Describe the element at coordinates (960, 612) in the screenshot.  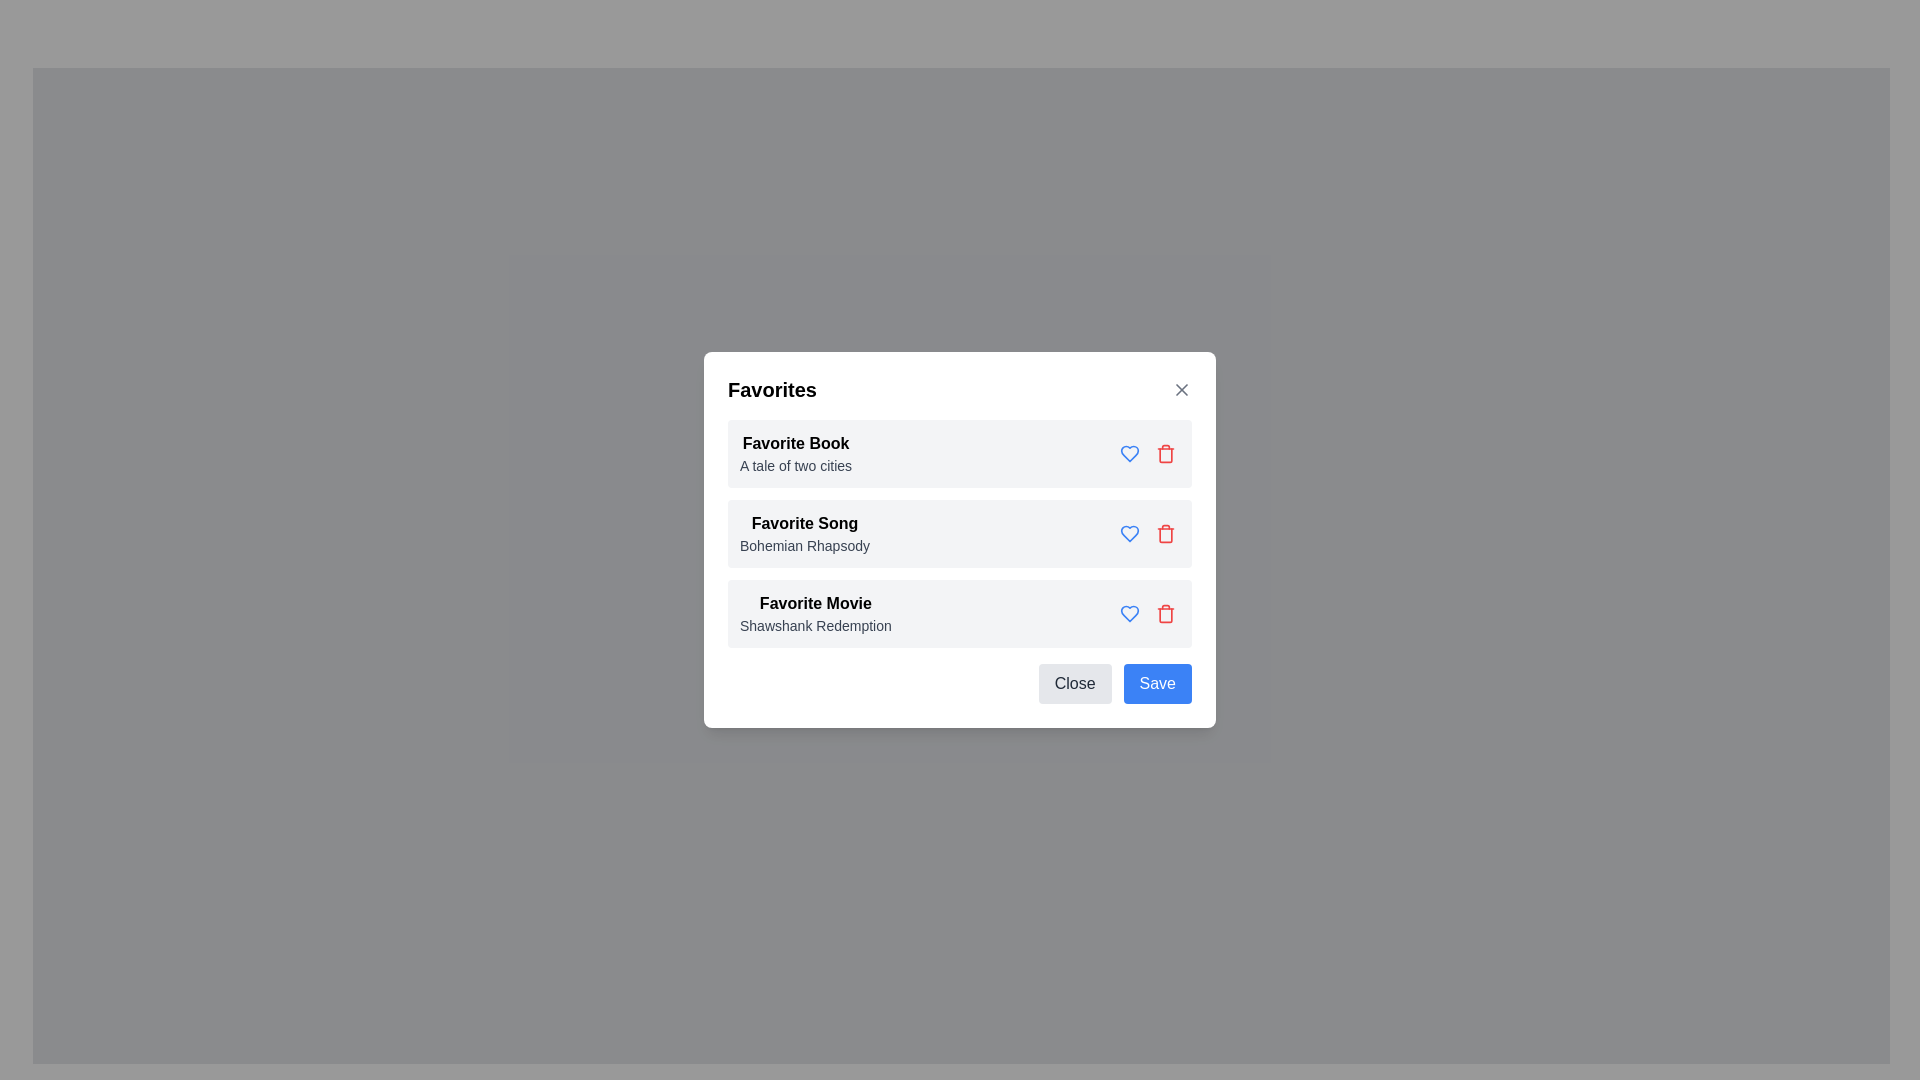
I see `displayed texts on the card component titled 'Favorite Movie' with subtitle 'Shawshank Redemption', located at the bottom of the list in the modal dialog` at that location.